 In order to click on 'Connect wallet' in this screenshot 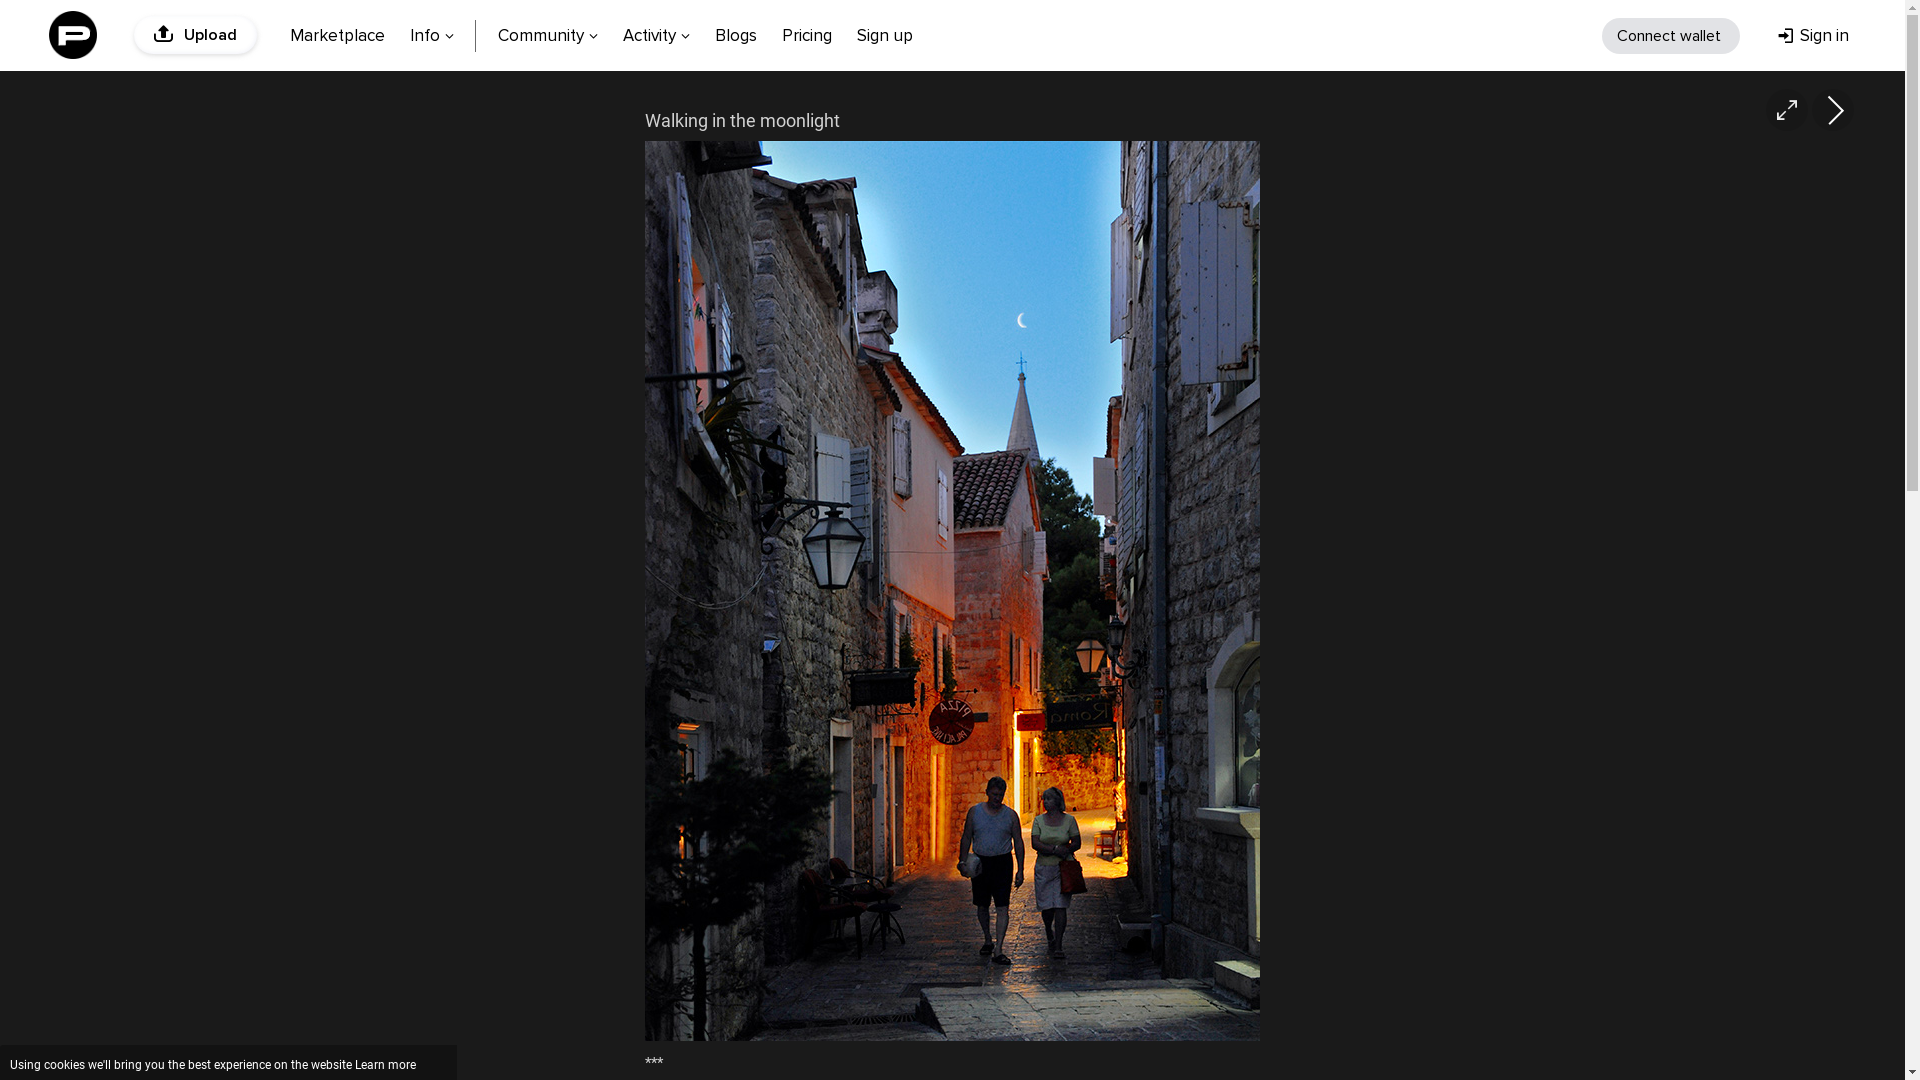, I will do `click(1670, 35)`.